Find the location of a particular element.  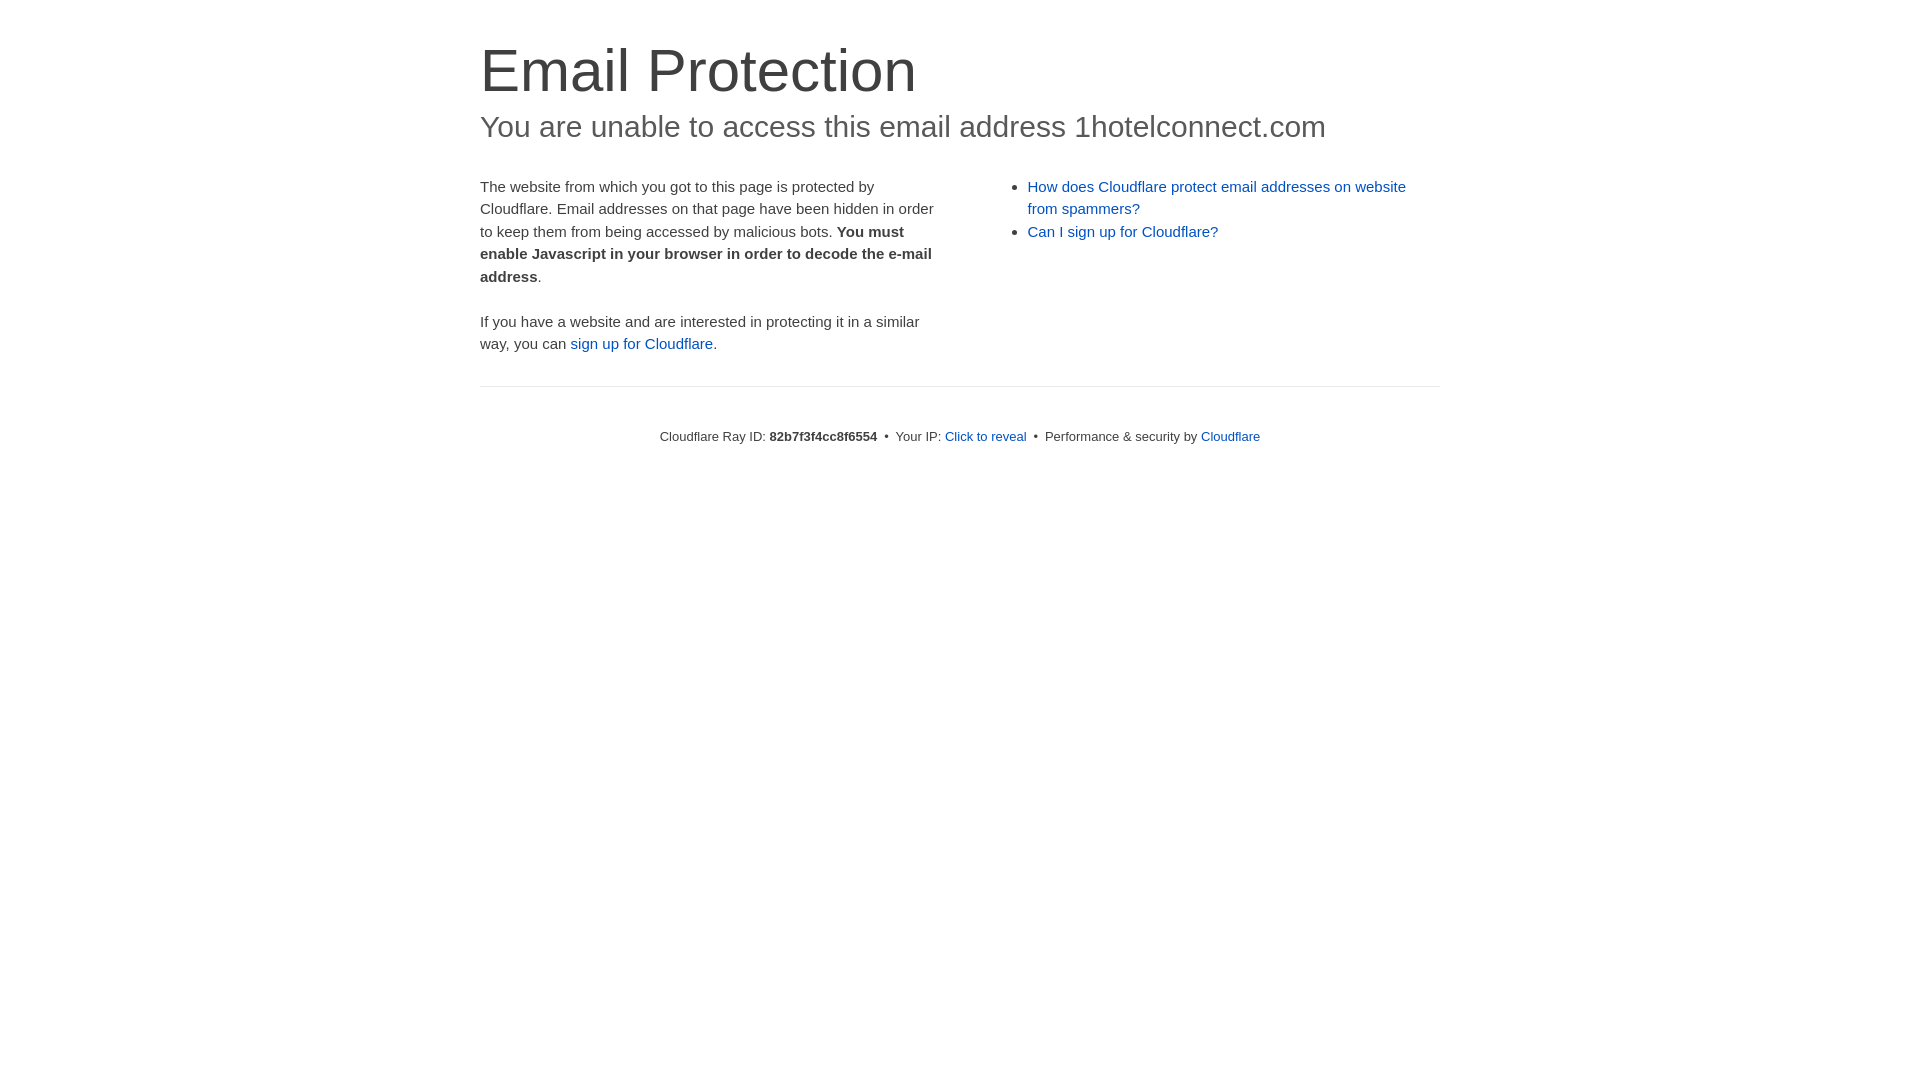

'Can I sign up for Cloudflare?' is located at coordinates (1123, 230).